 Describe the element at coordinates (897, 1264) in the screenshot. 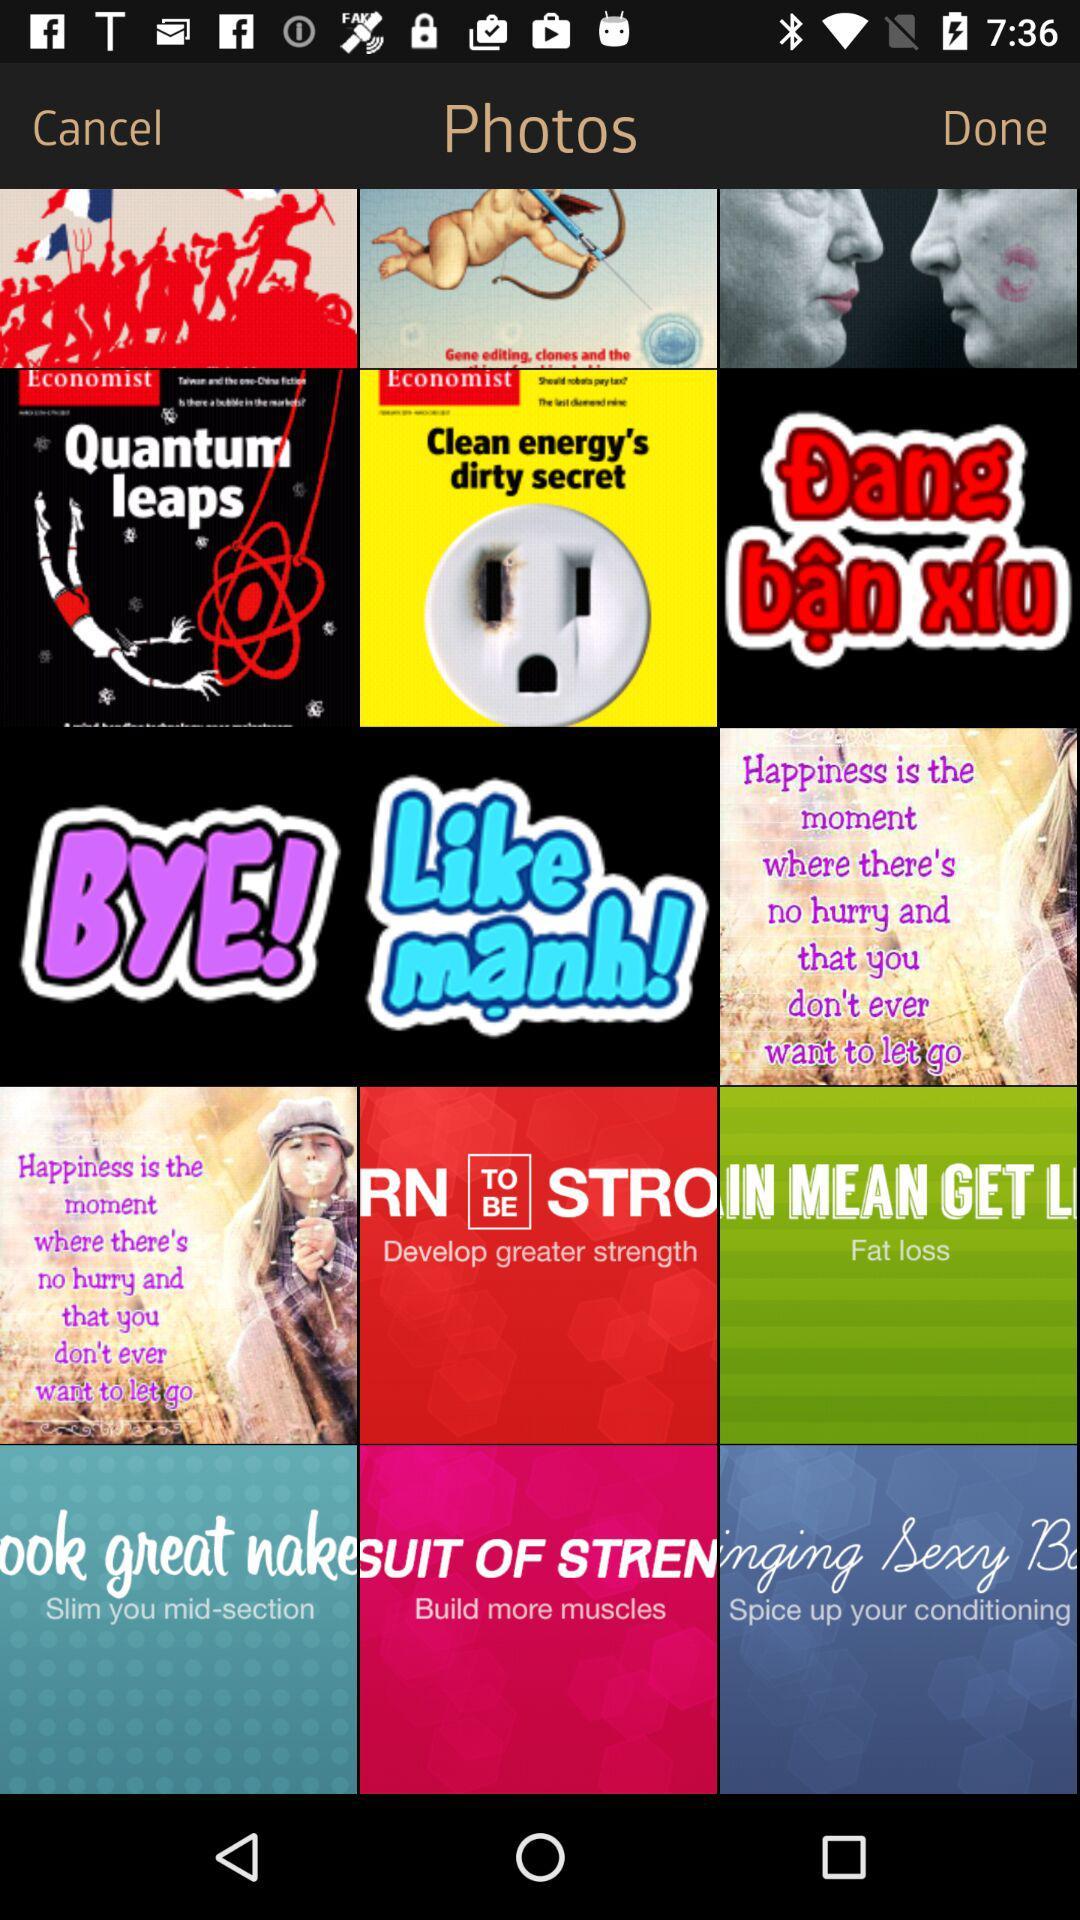

I see `photo` at that location.